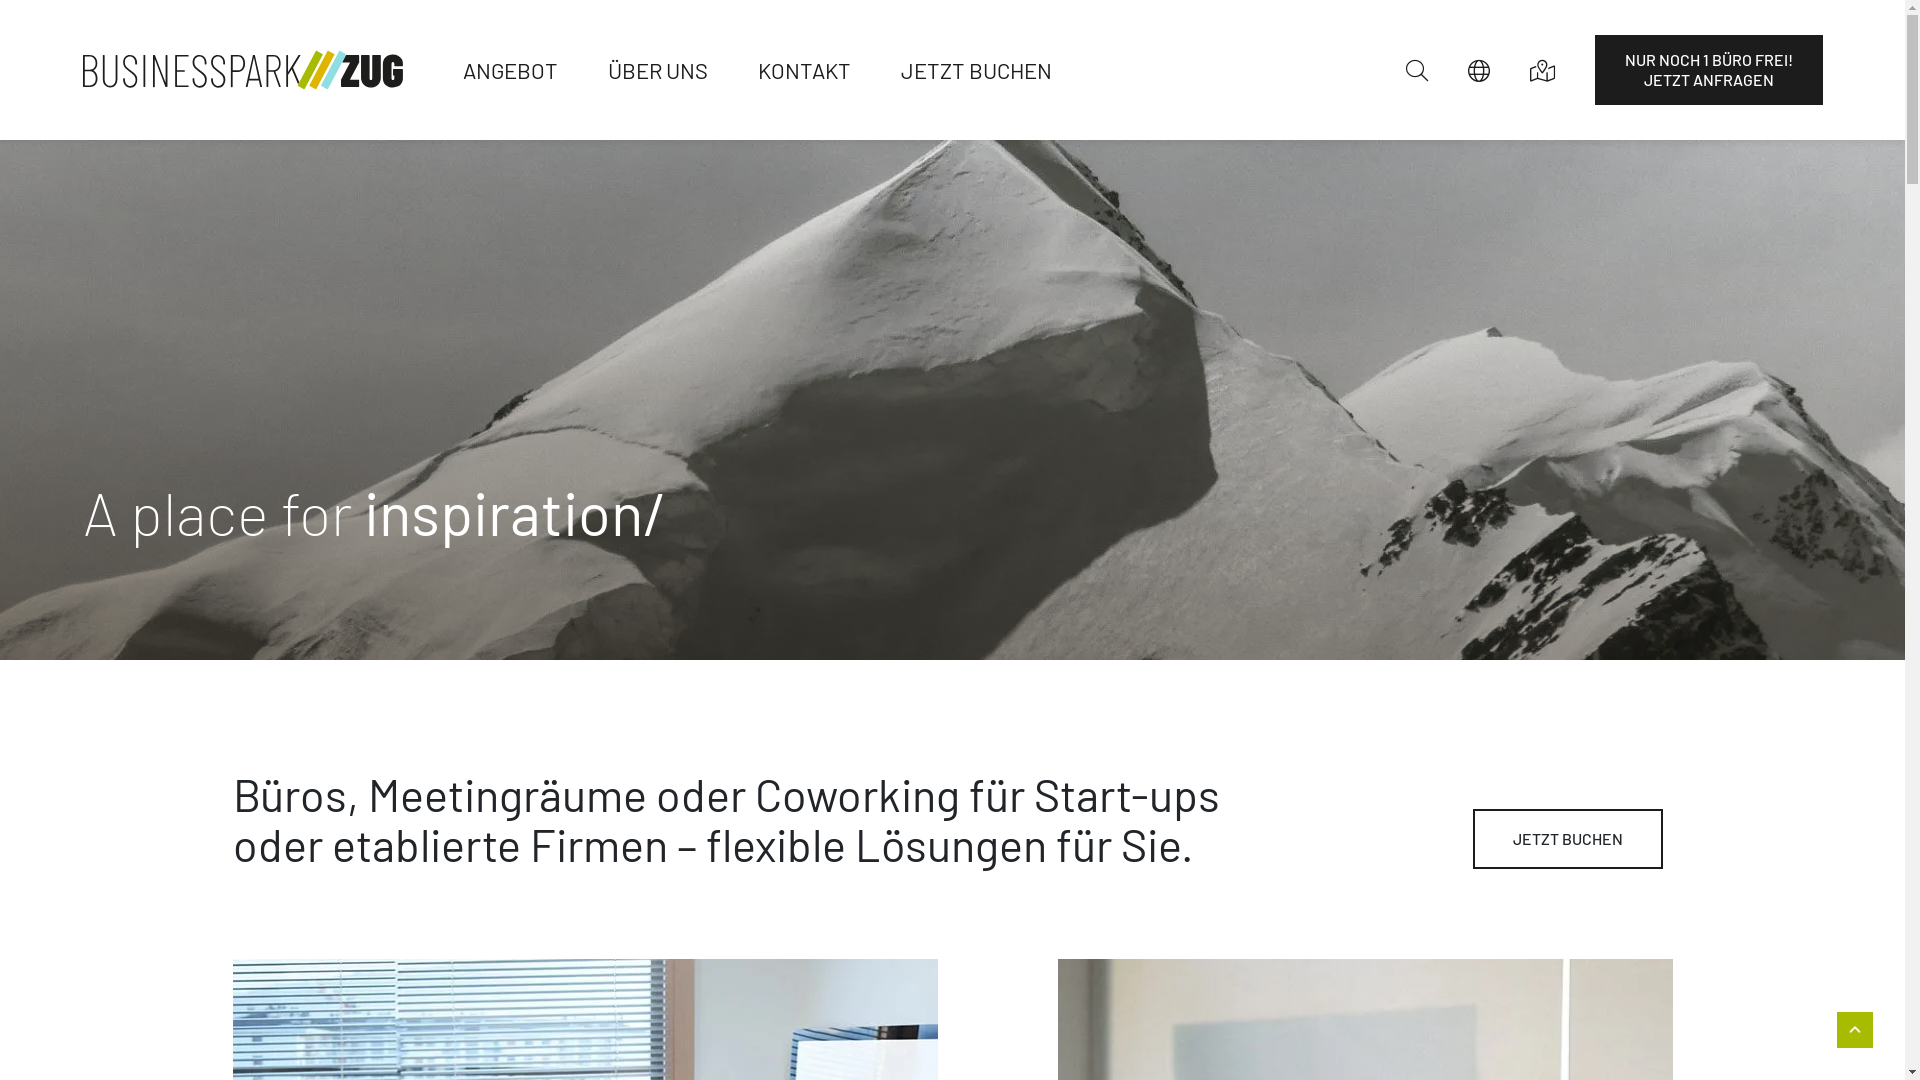 The width and height of the screenshot is (1920, 1080). Describe the element at coordinates (522, 69) in the screenshot. I see `'ANGEBOT'` at that location.